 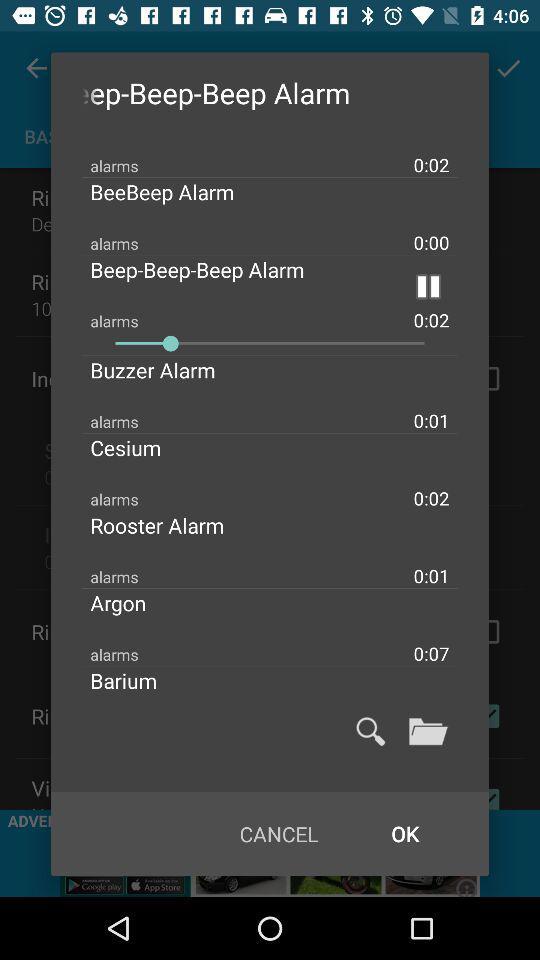 I want to click on item below 0:02, so click(x=178, y=192).